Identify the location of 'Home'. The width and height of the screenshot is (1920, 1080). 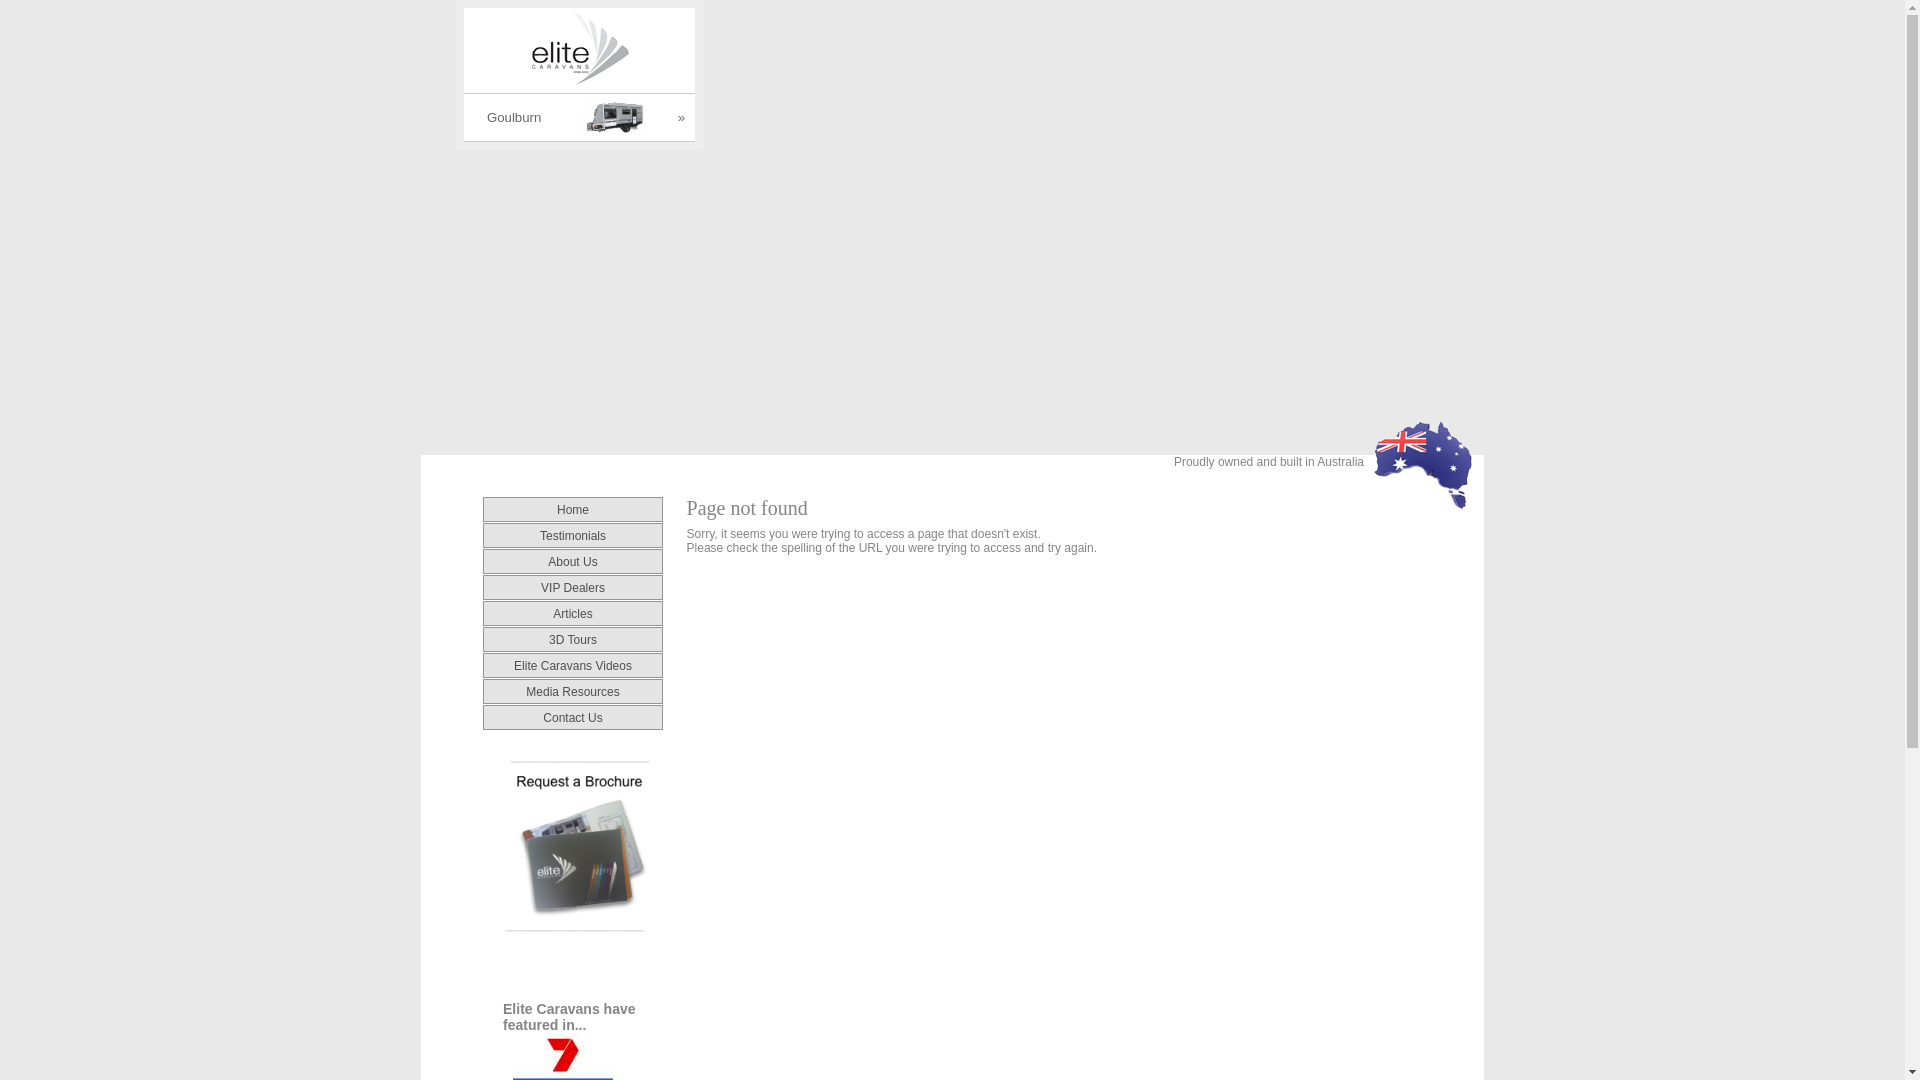
(571, 508).